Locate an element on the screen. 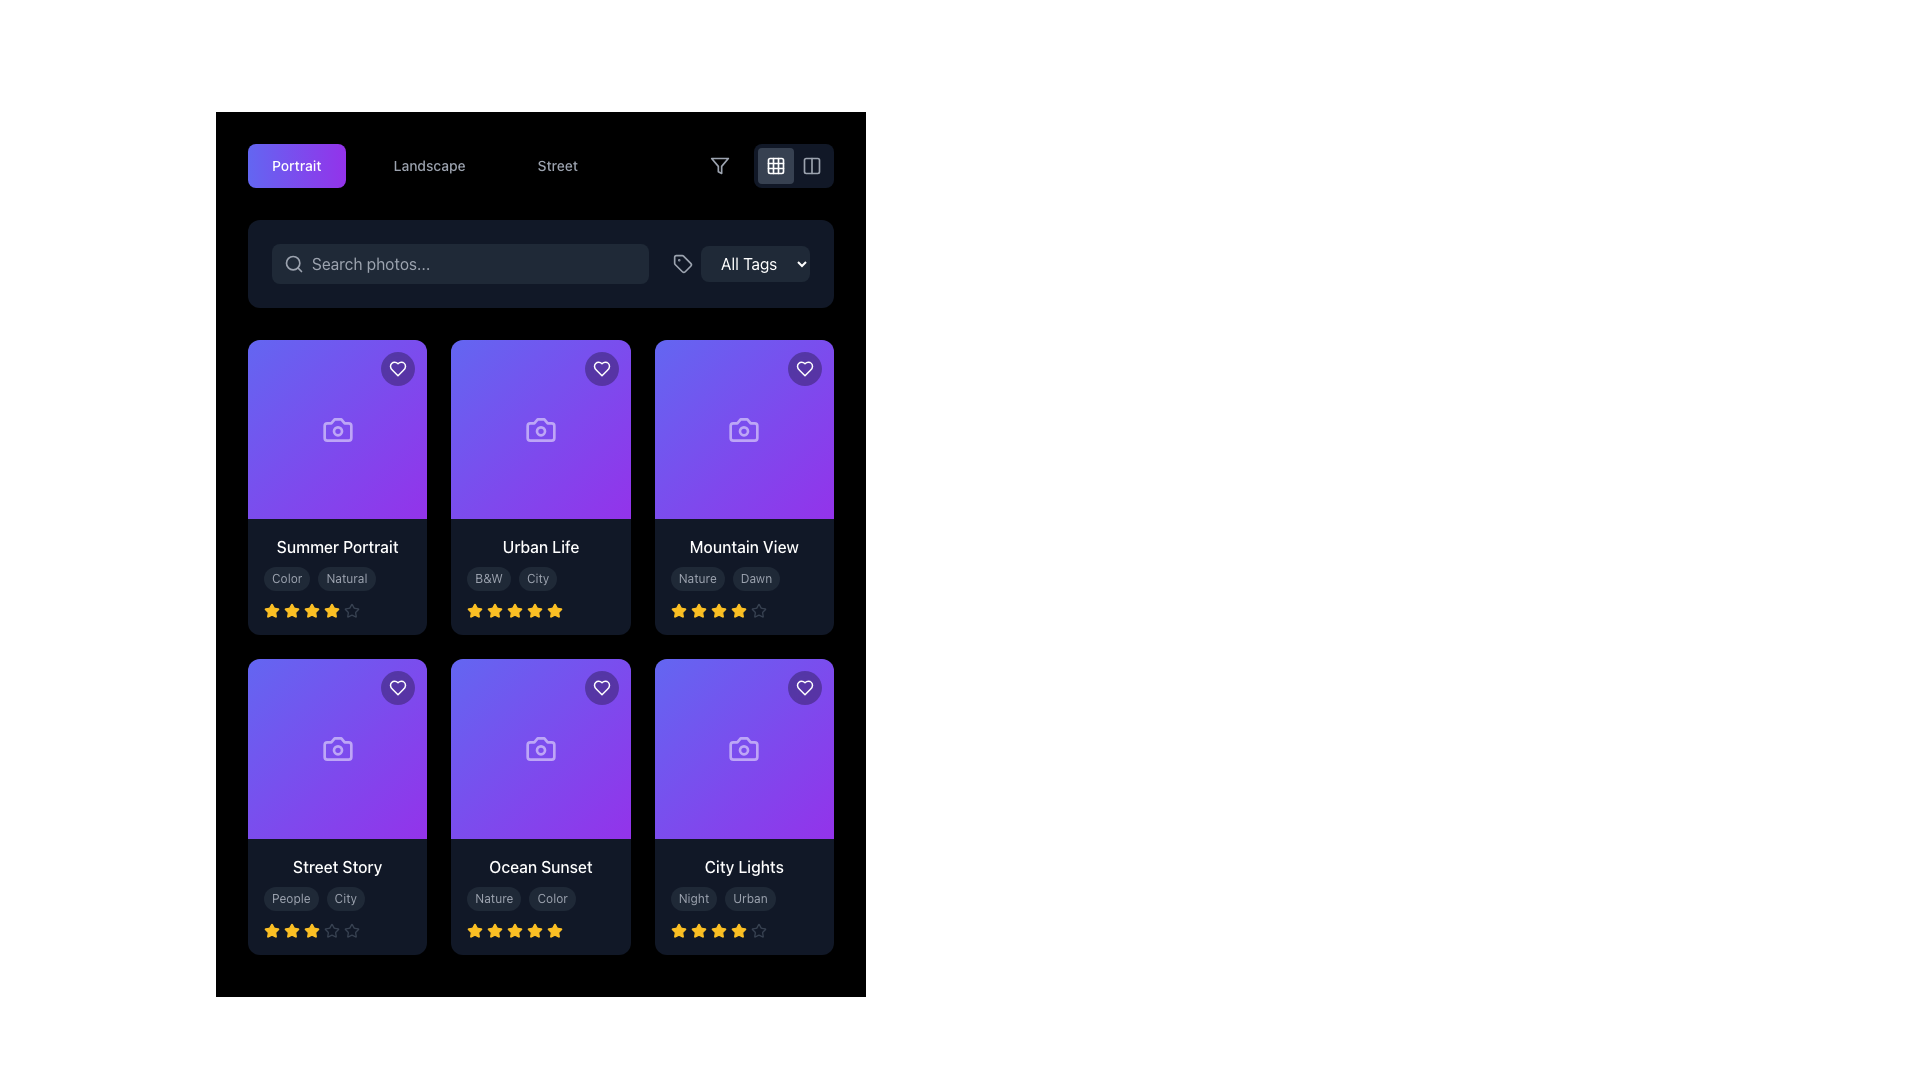 This screenshot has width=1920, height=1080. the first selectable visual card is located at coordinates (337, 487).